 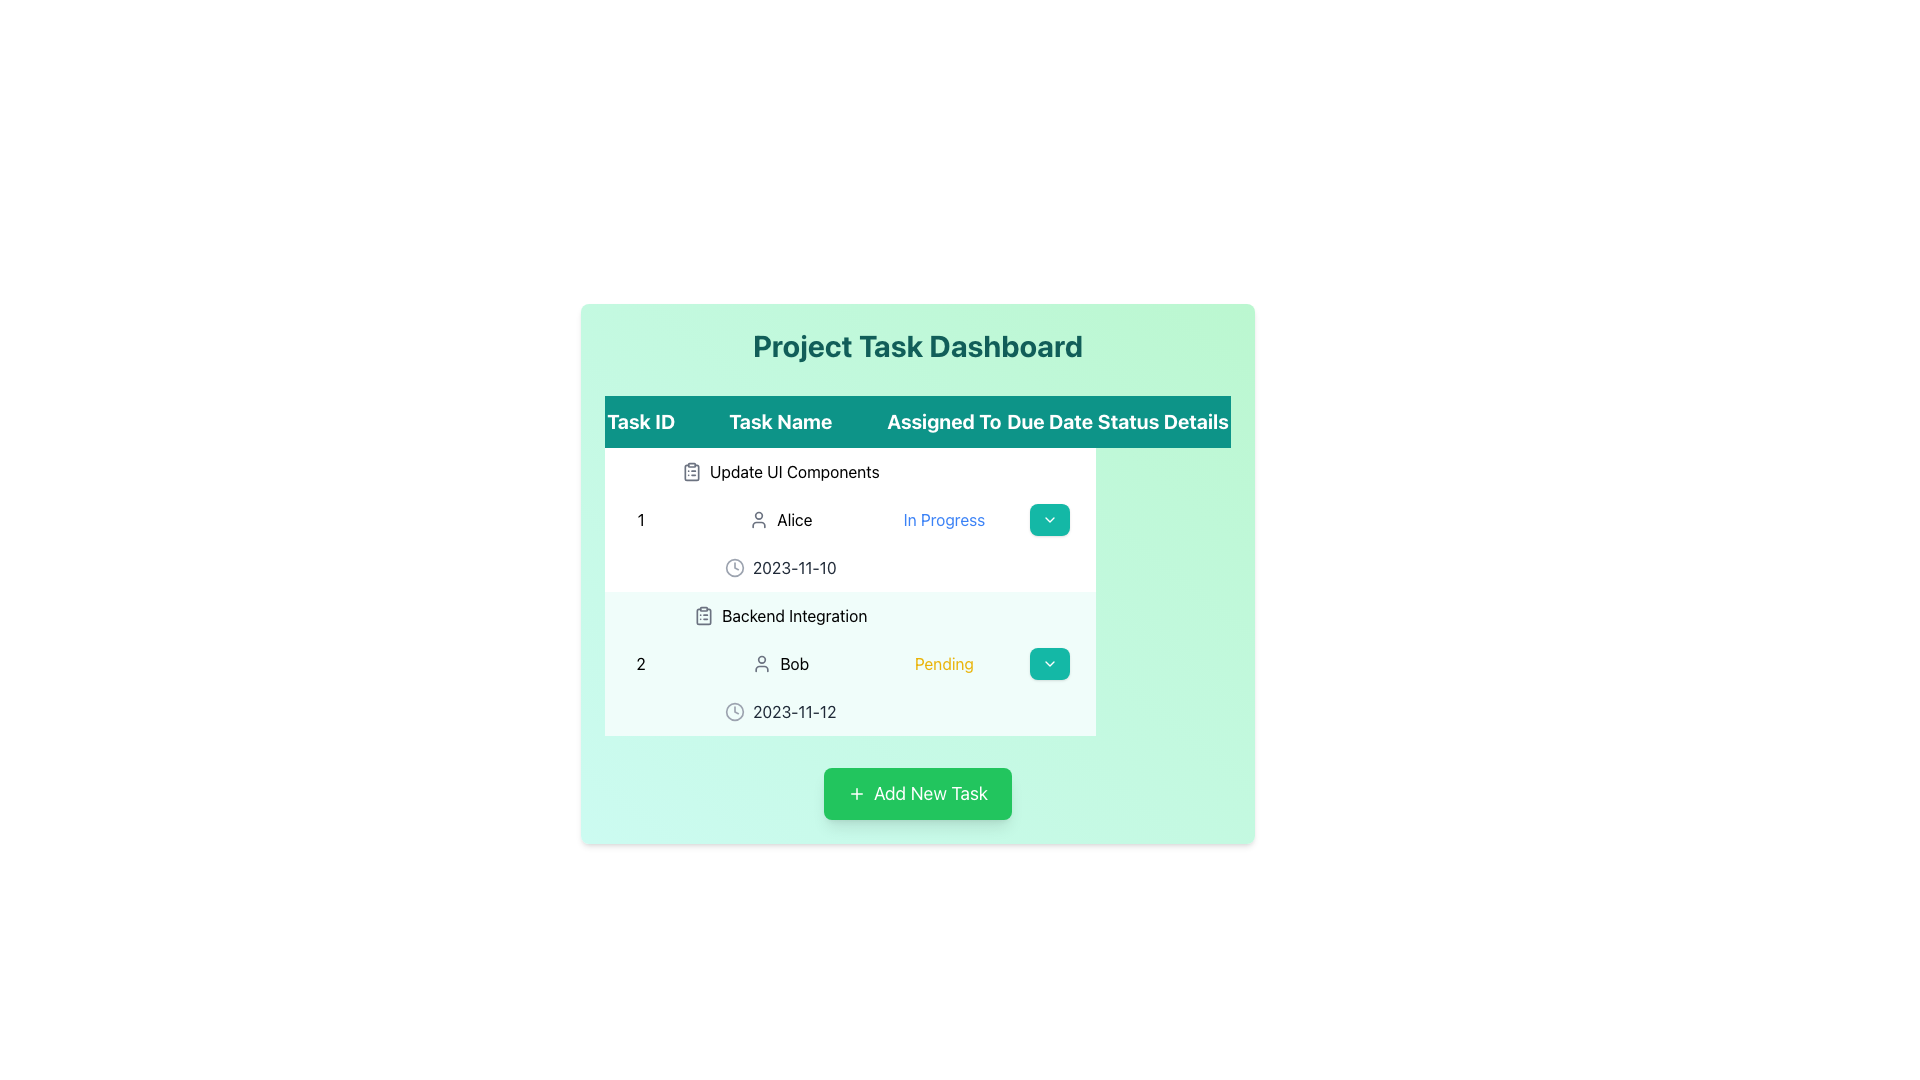 What do you see at coordinates (734, 711) in the screenshot?
I see `the SVG Circle element that represents the outer circle of the clock icon next to the due date '2023-11-12' for the task 'Backend Integration'` at bounding box center [734, 711].